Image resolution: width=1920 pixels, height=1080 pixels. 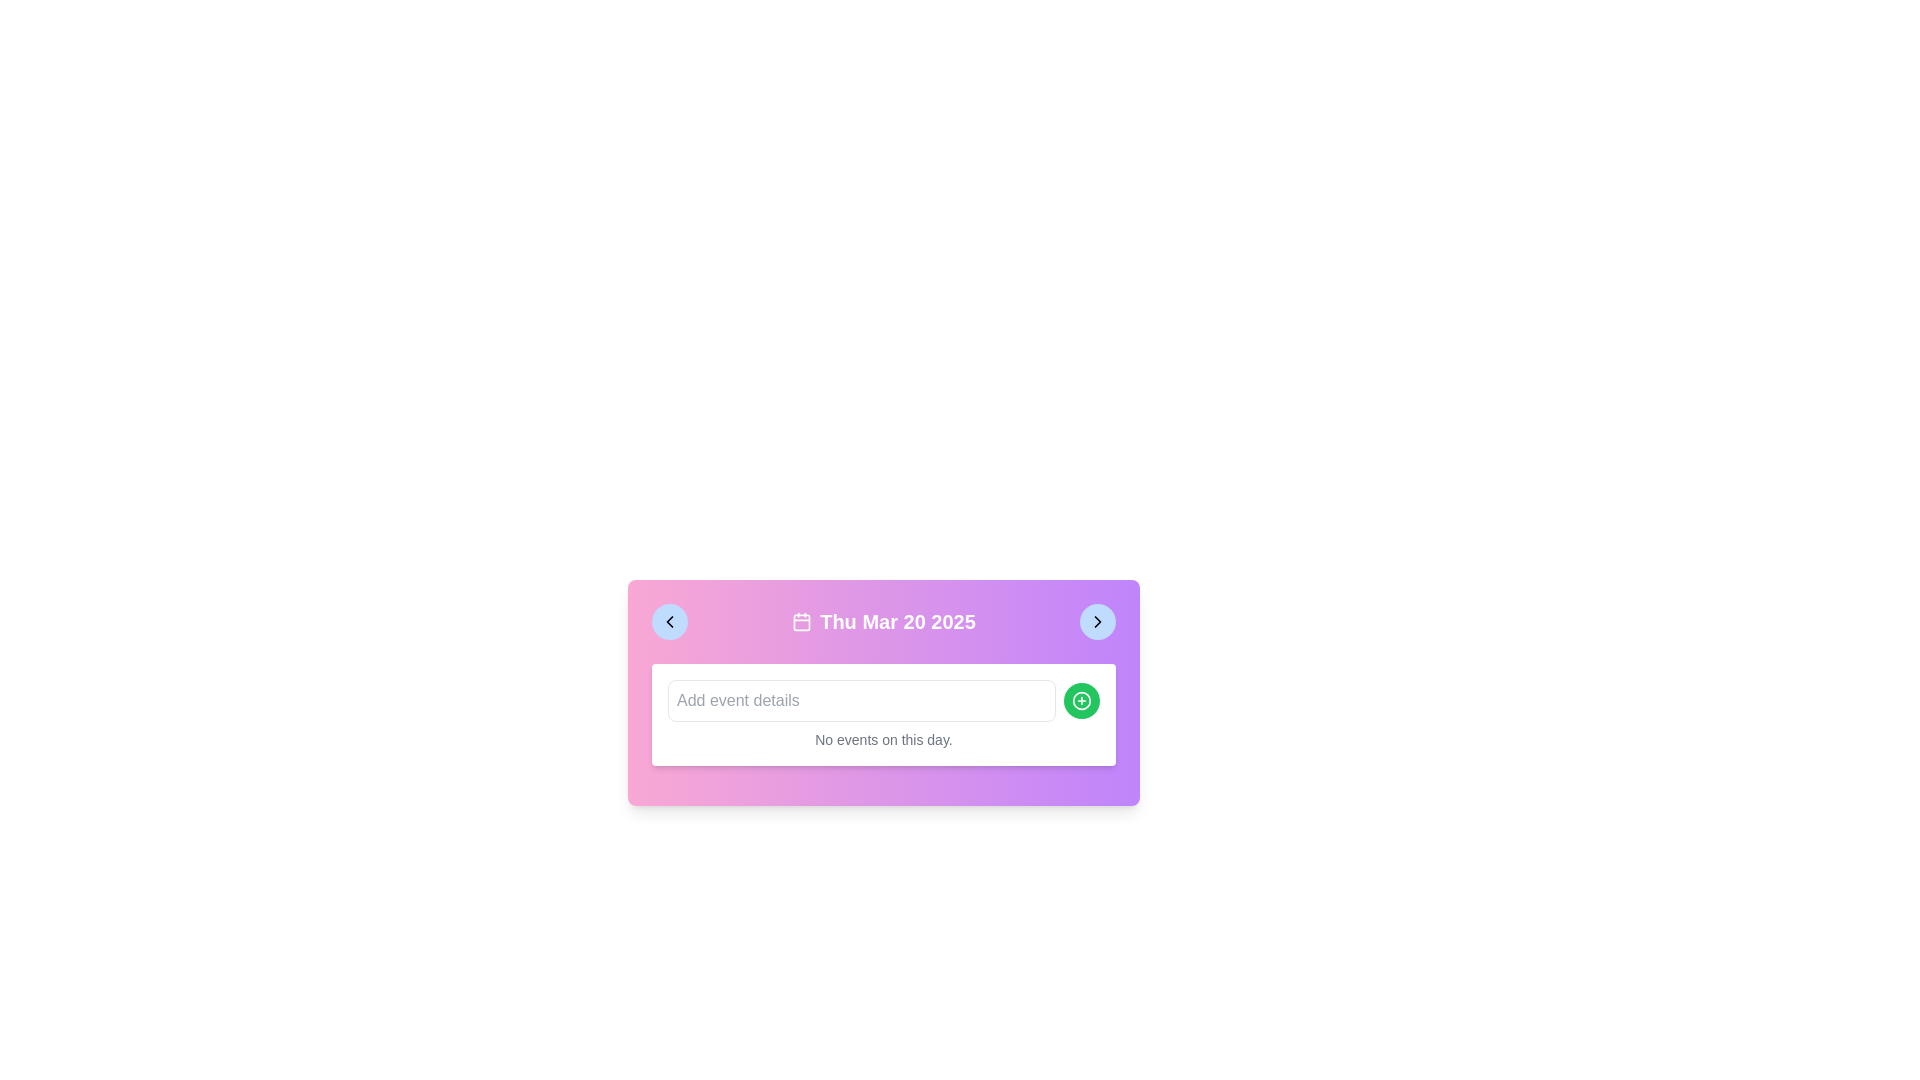 What do you see at coordinates (1080, 700) in the screenshot?
I see `the circular green button with a white '+' icon` at bounding box center [1080, 700].